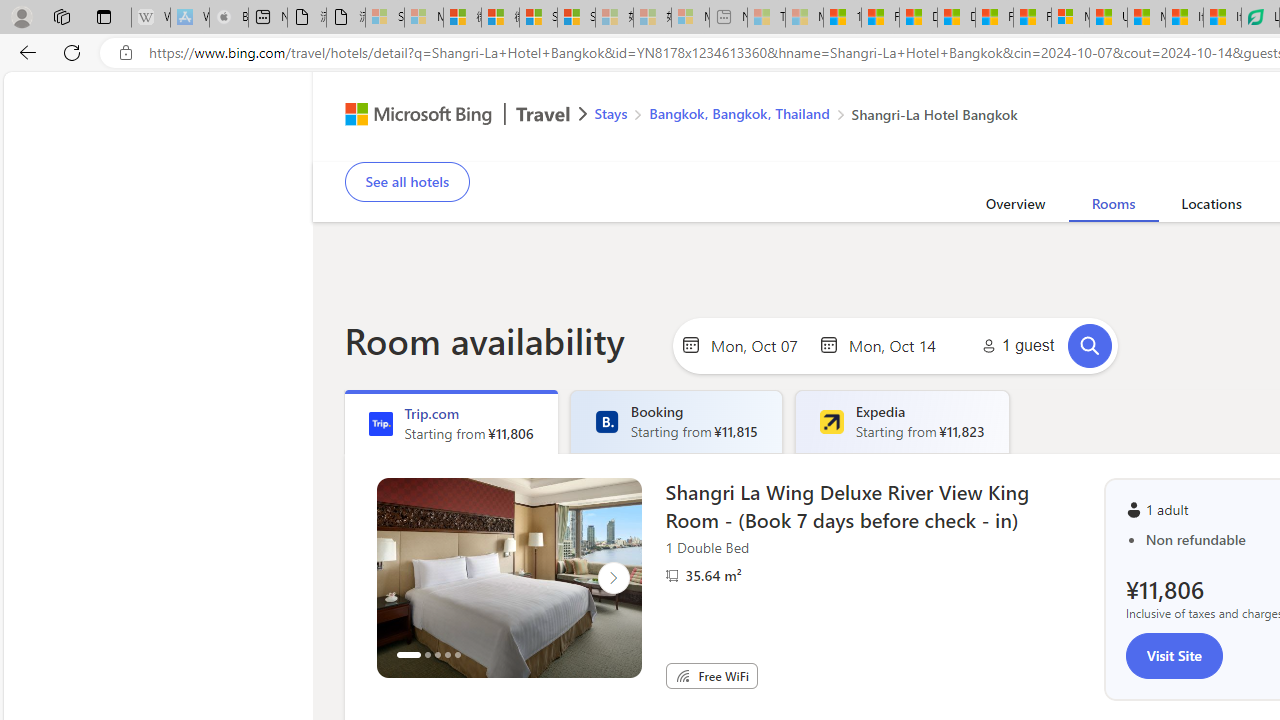 This screenshot has width=1280, height=720. What do you see at coordinates (612, 578) in the screenshot?
I see `'Click to scroll right'` at bounding box center [612, 578].